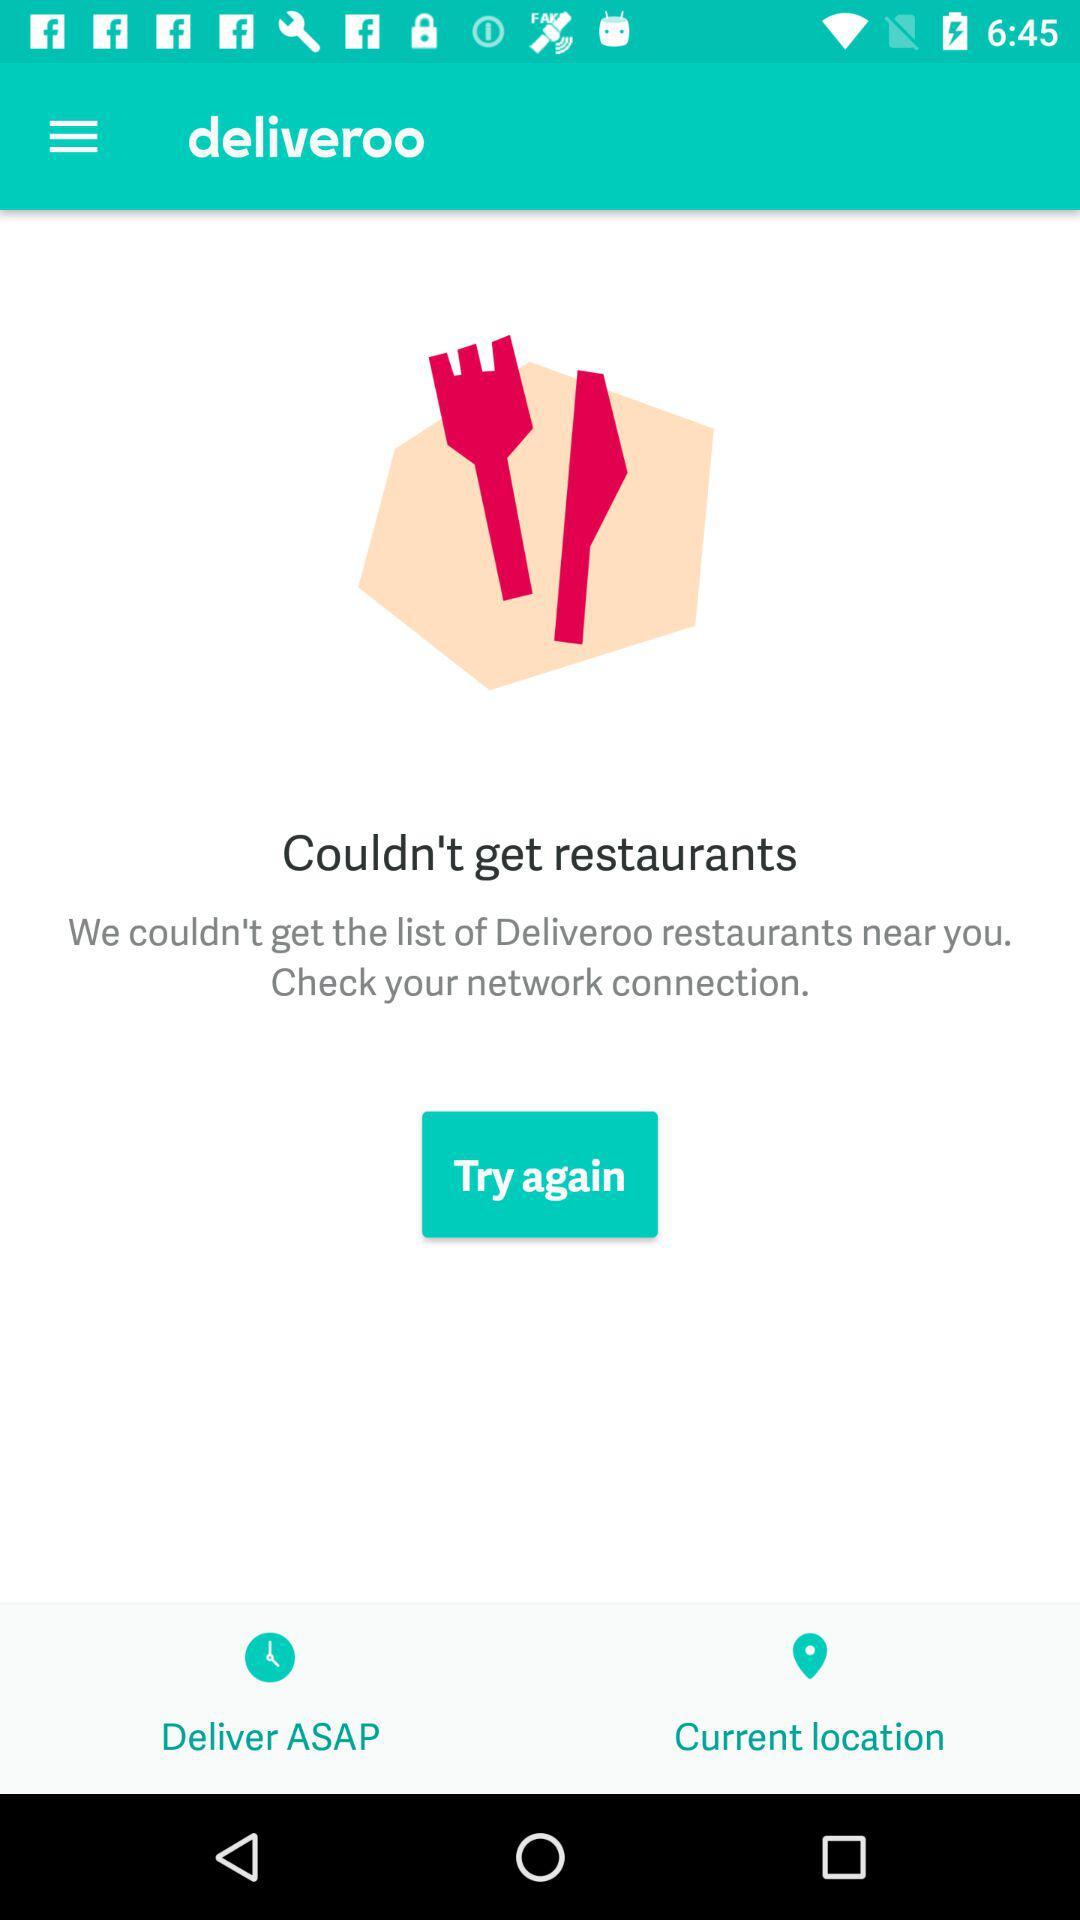 The image size is (1080, 1920). Describe the element at coordinates (270, 1698) in the screenshot. I see `the icon at the bottom left corner` at that location.